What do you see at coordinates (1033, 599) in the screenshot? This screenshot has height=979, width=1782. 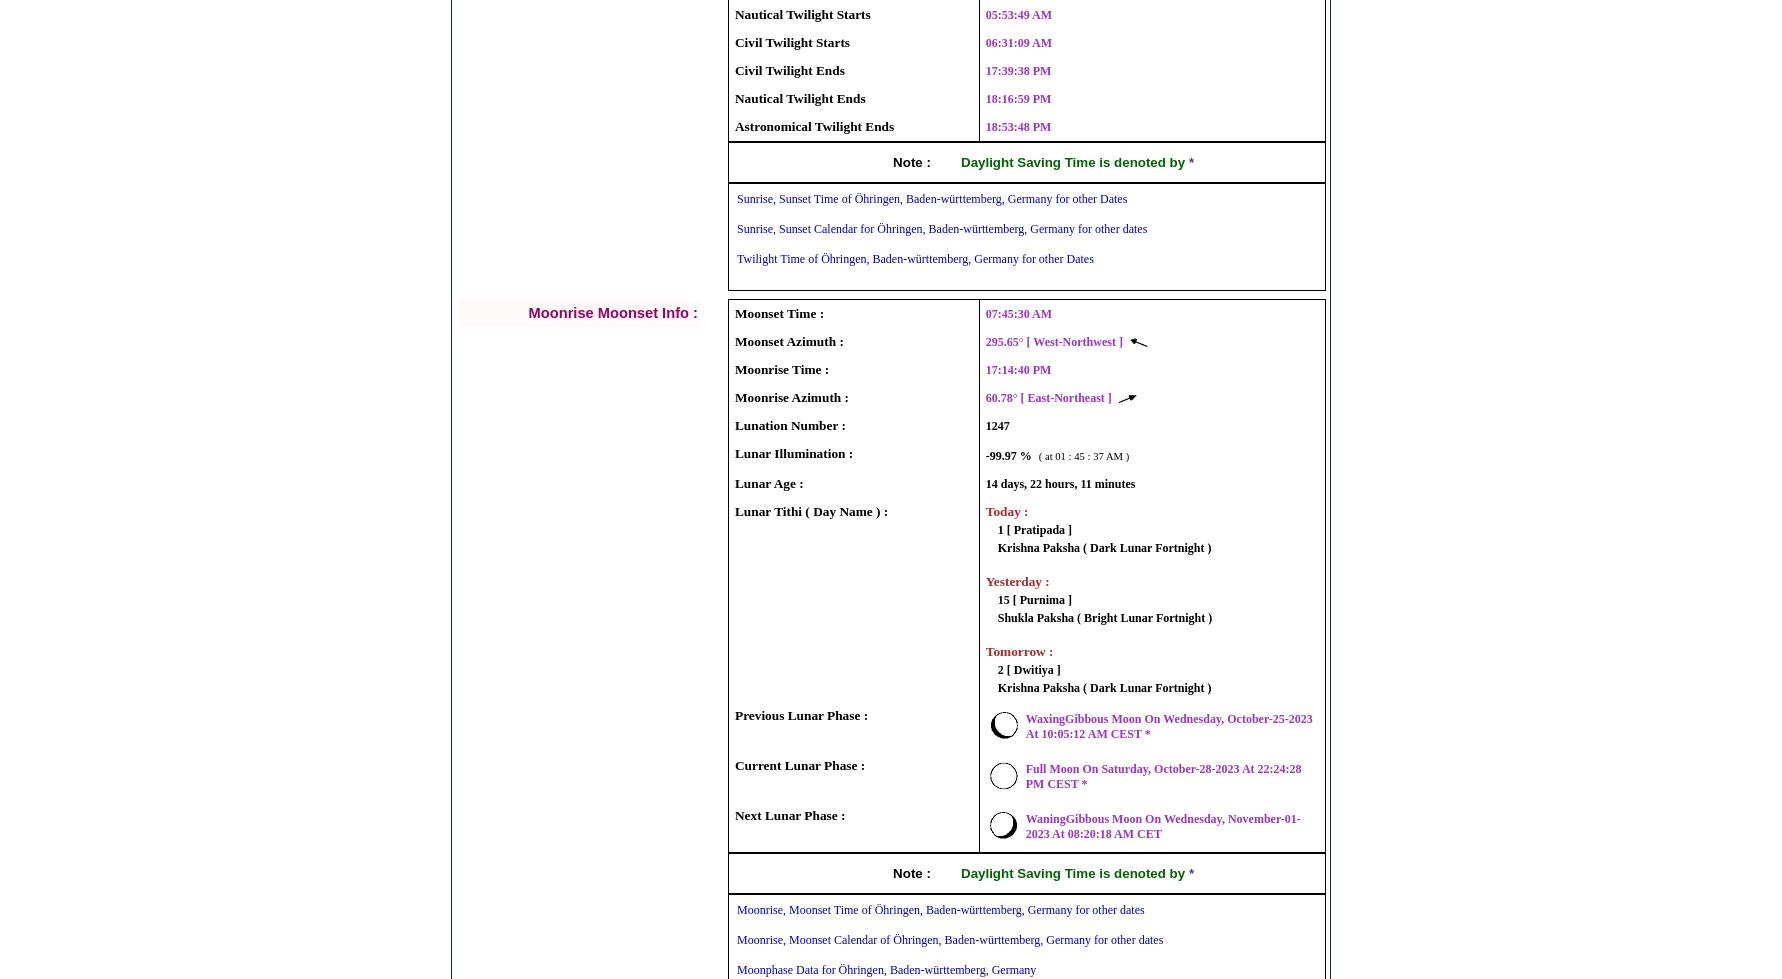 I see `'15 [ Purnima ]'` at bounding box center [1033, 599].